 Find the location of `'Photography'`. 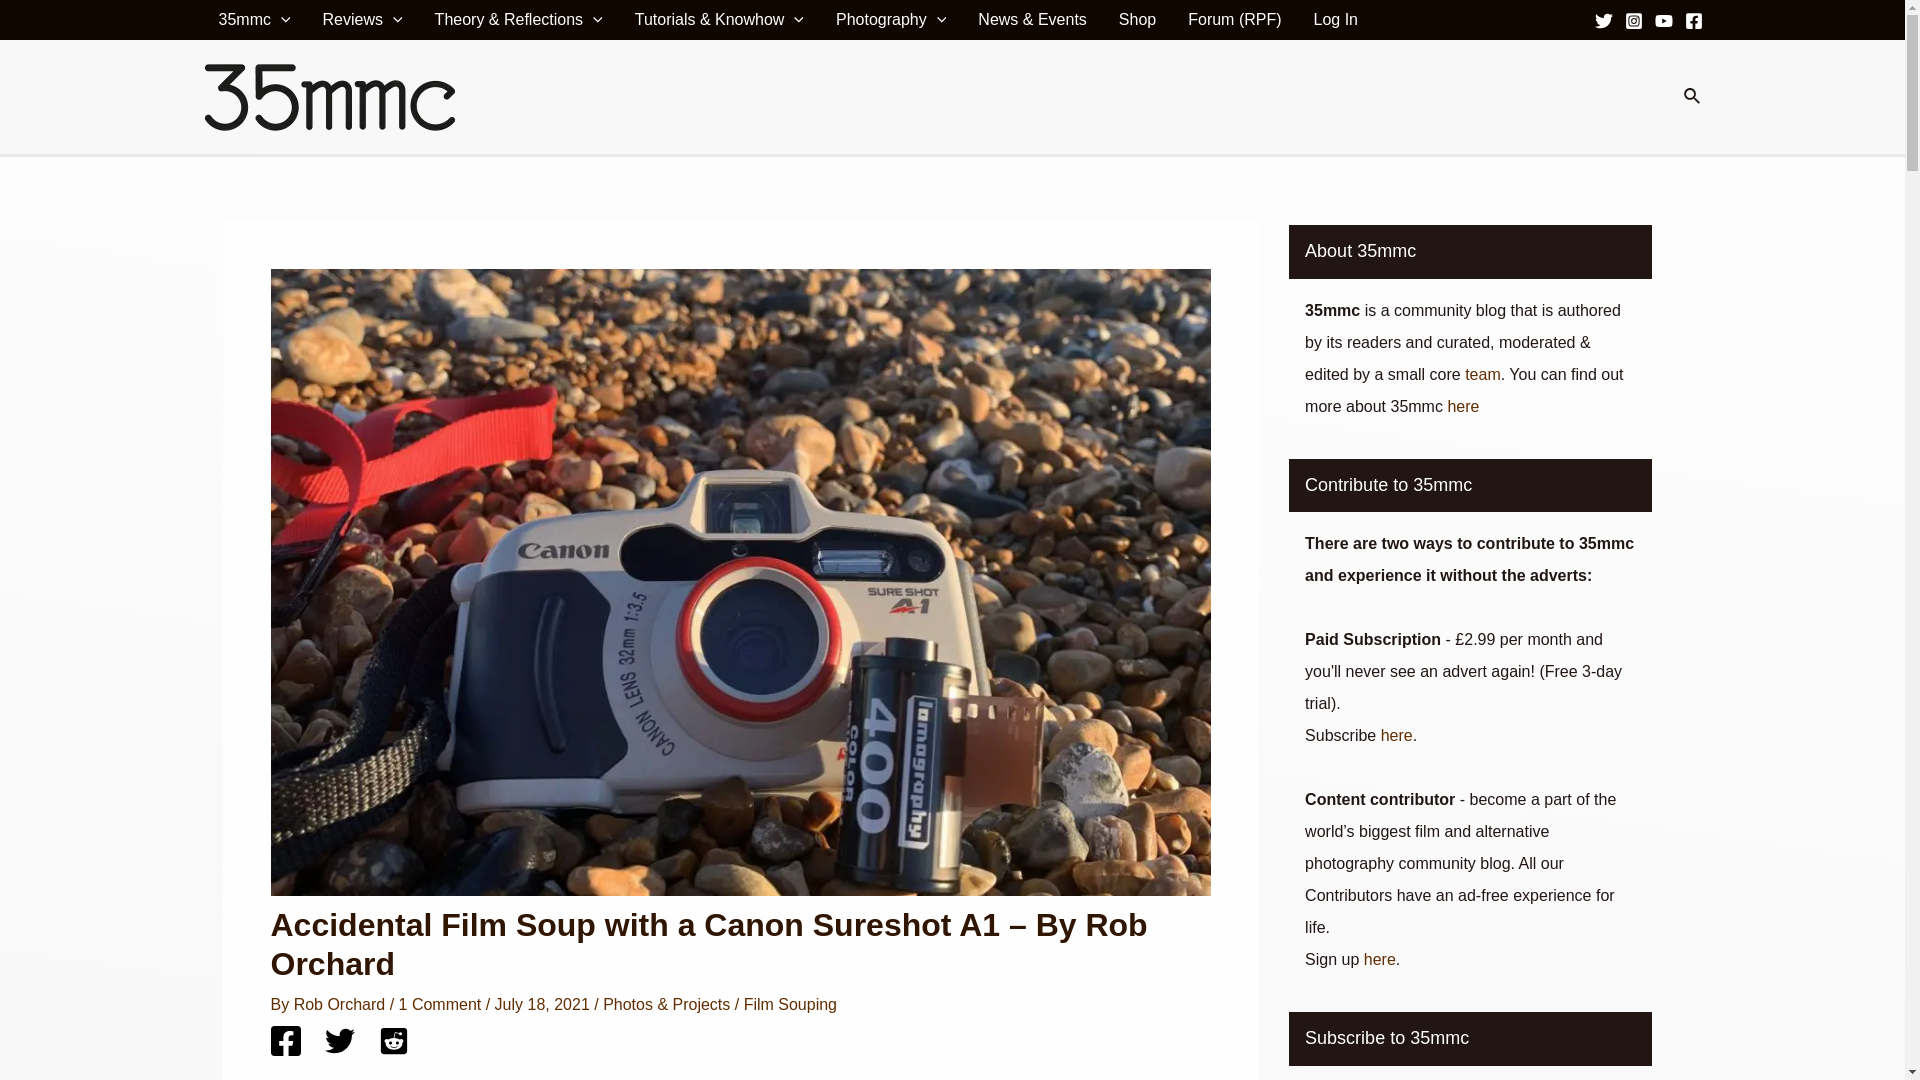

'Photography' is located at coordinates (820, 19).